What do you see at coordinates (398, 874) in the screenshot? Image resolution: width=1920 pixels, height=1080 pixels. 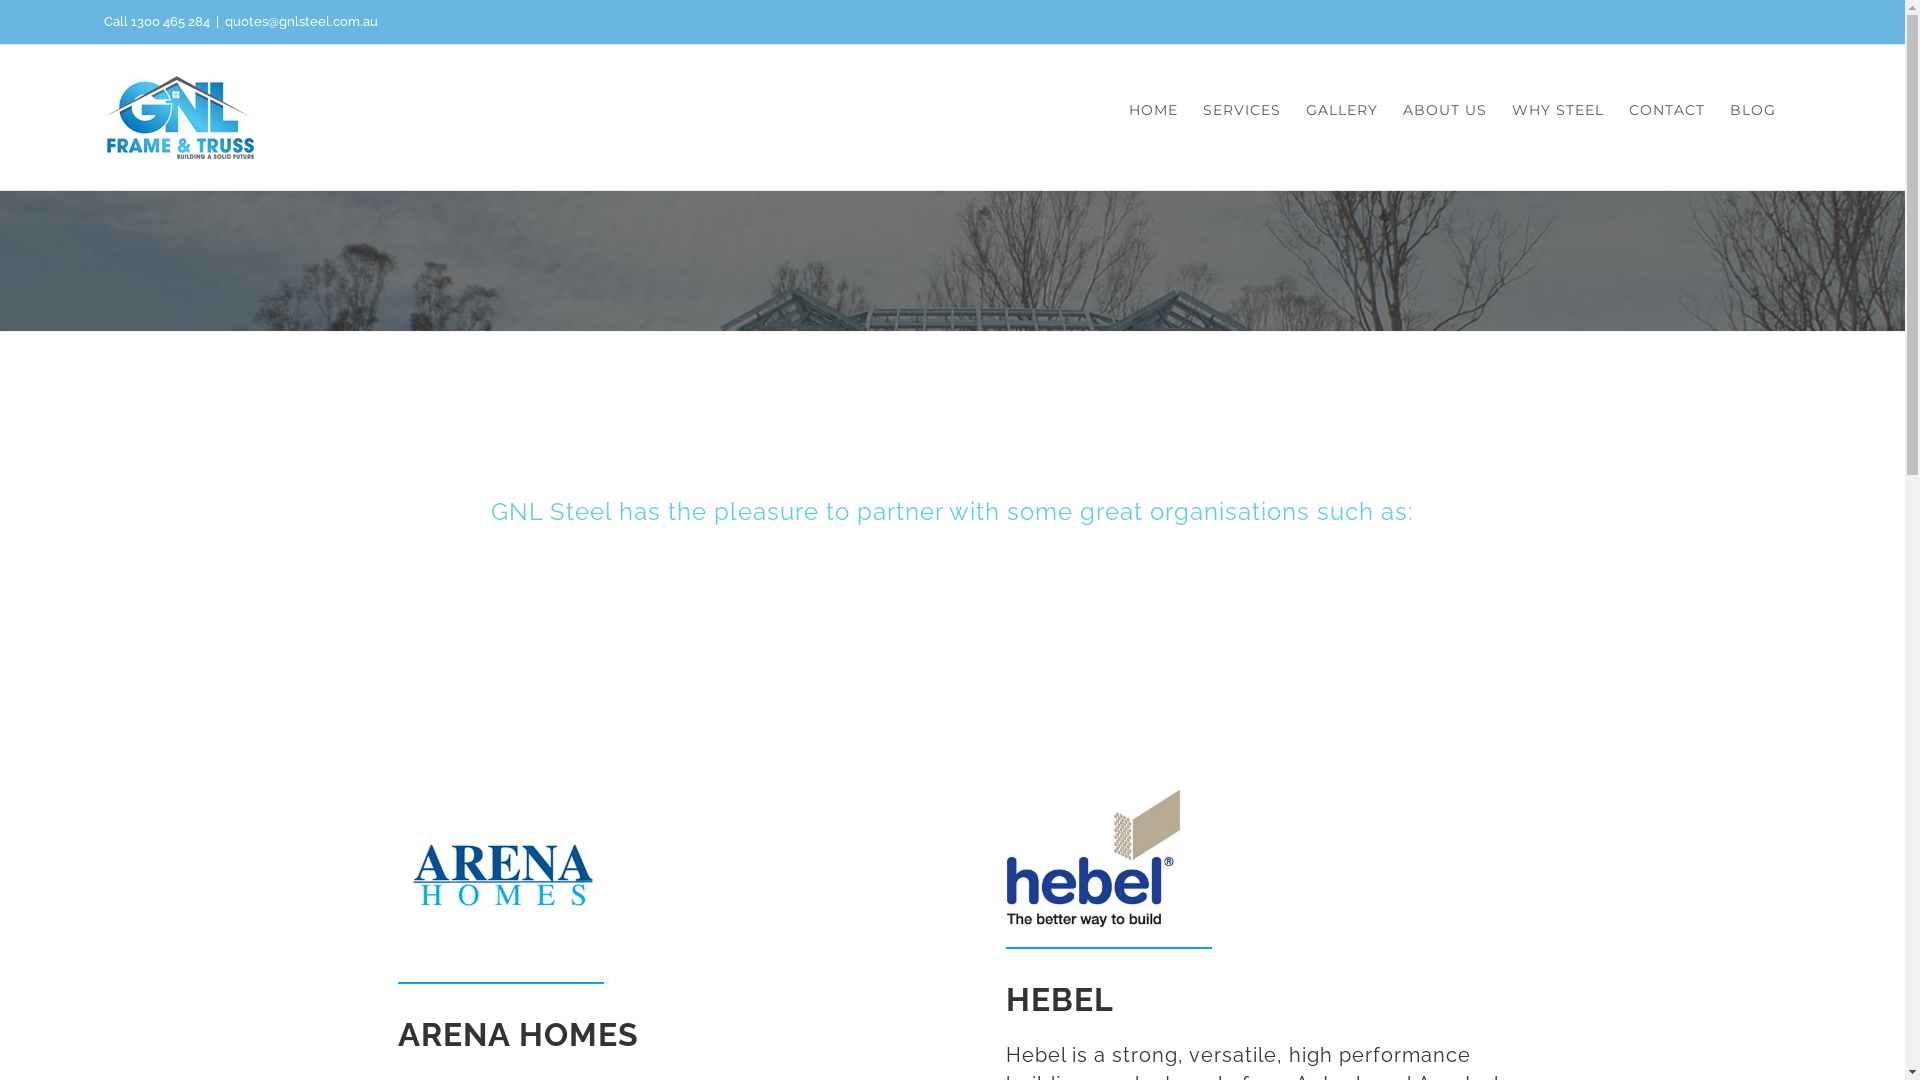 I see `'arena'` at bounding box center [398, 874].